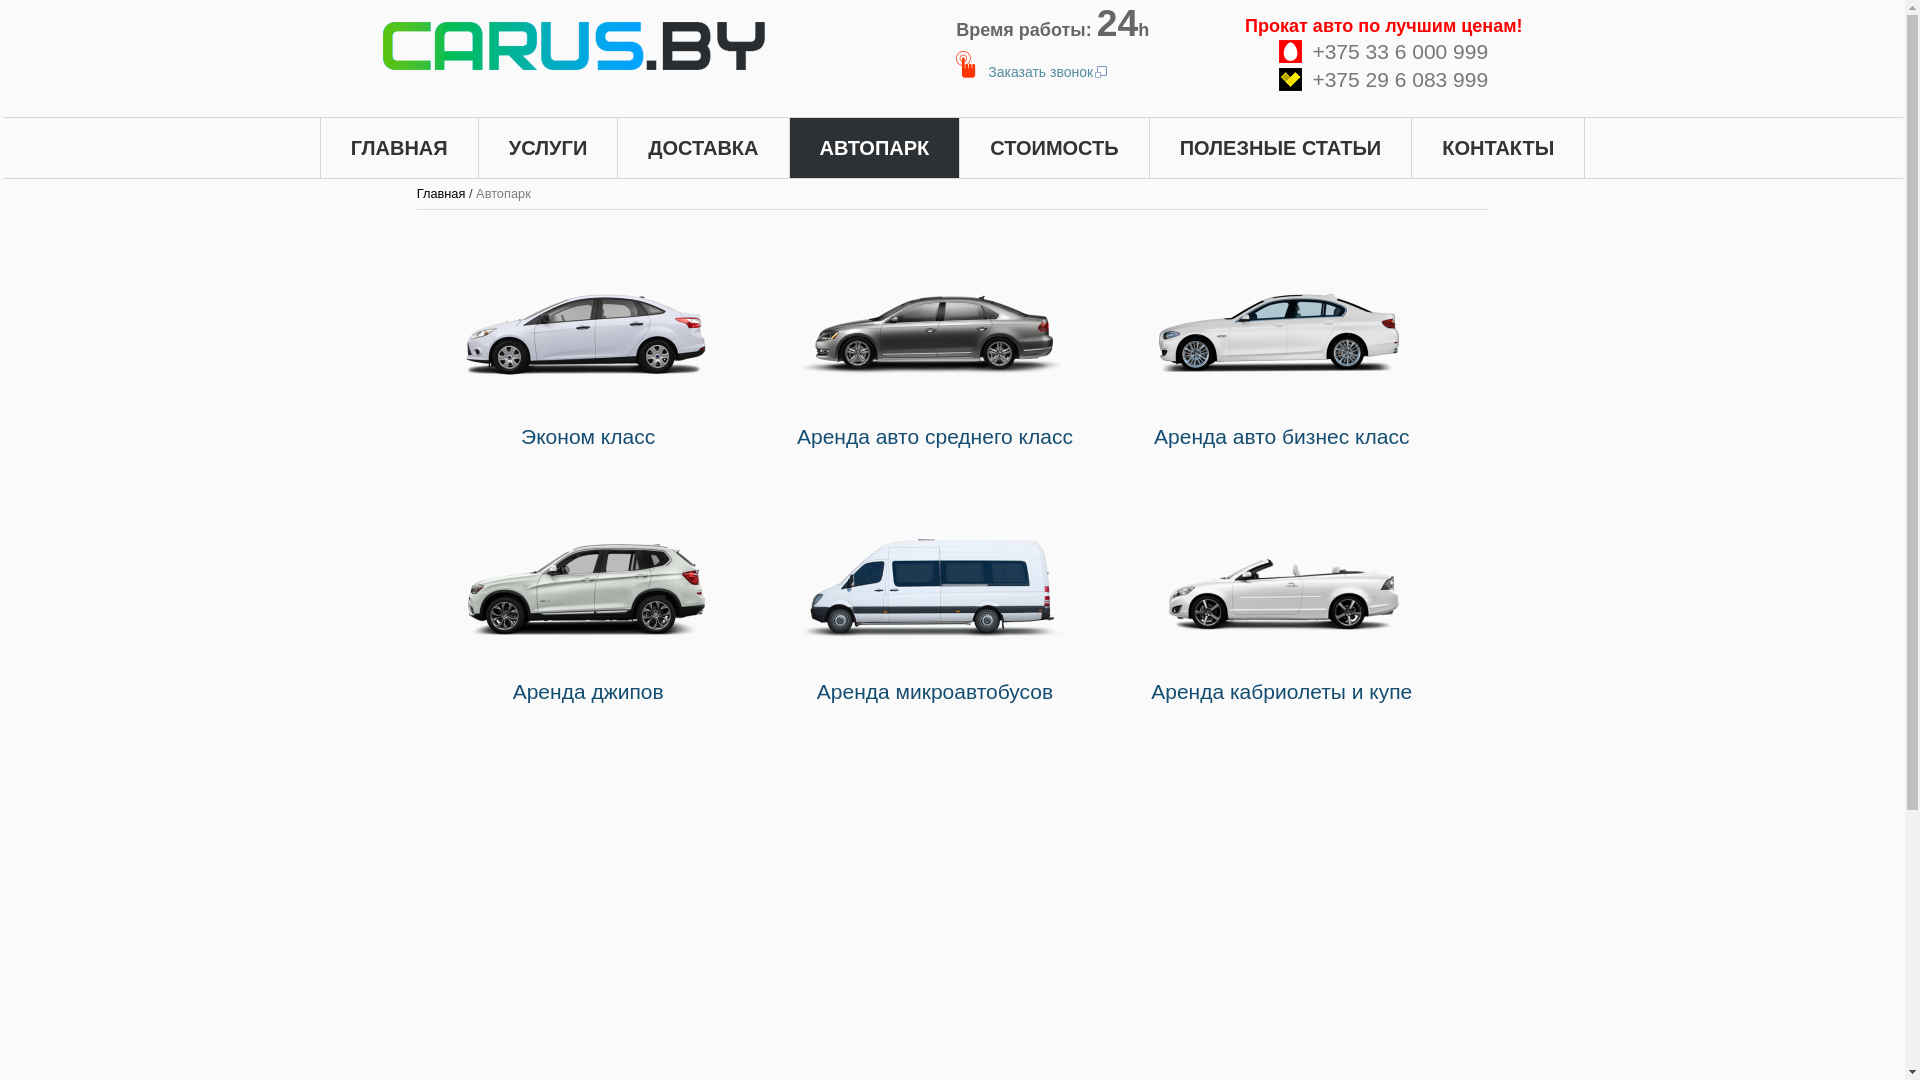 This screenshot has width=1920, height=1080. I want to click on '+375 29 6 083 999', so click(1382, 78).